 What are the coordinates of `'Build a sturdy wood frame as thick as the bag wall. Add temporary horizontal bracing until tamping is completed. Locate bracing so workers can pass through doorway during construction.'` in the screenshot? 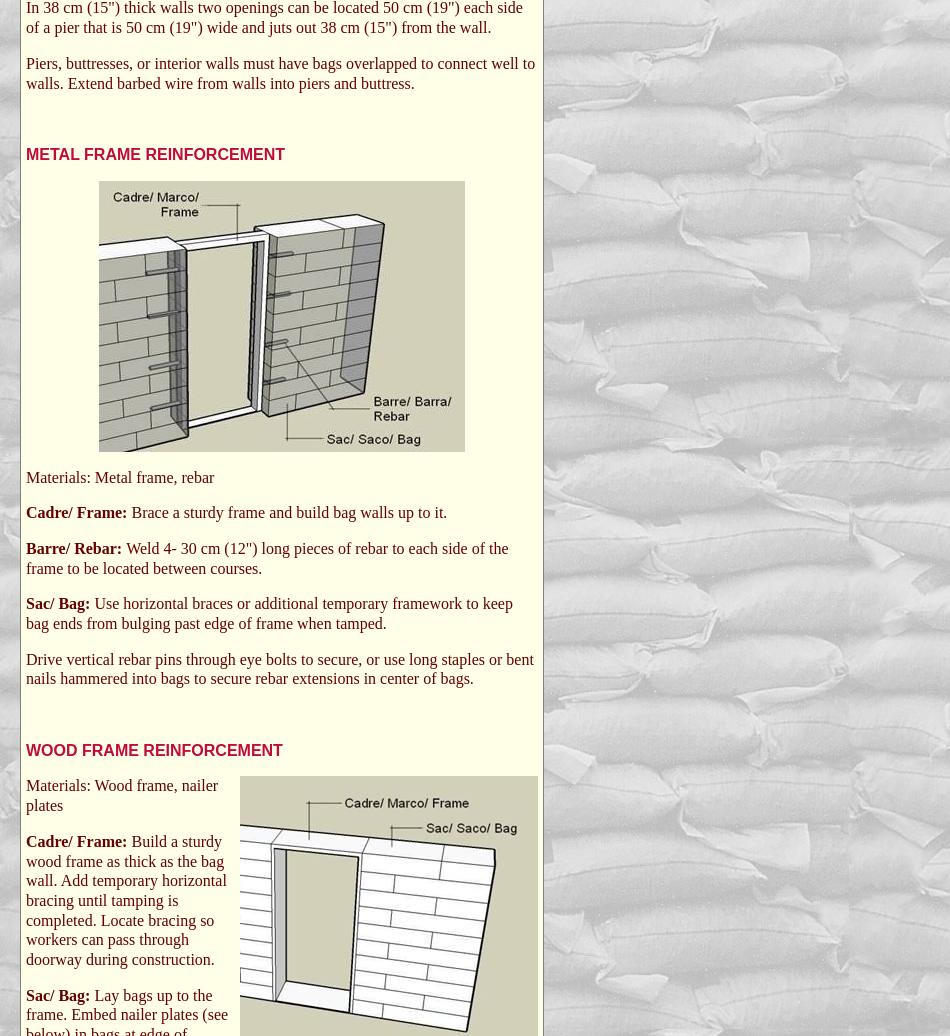 It's located at (26, 899).